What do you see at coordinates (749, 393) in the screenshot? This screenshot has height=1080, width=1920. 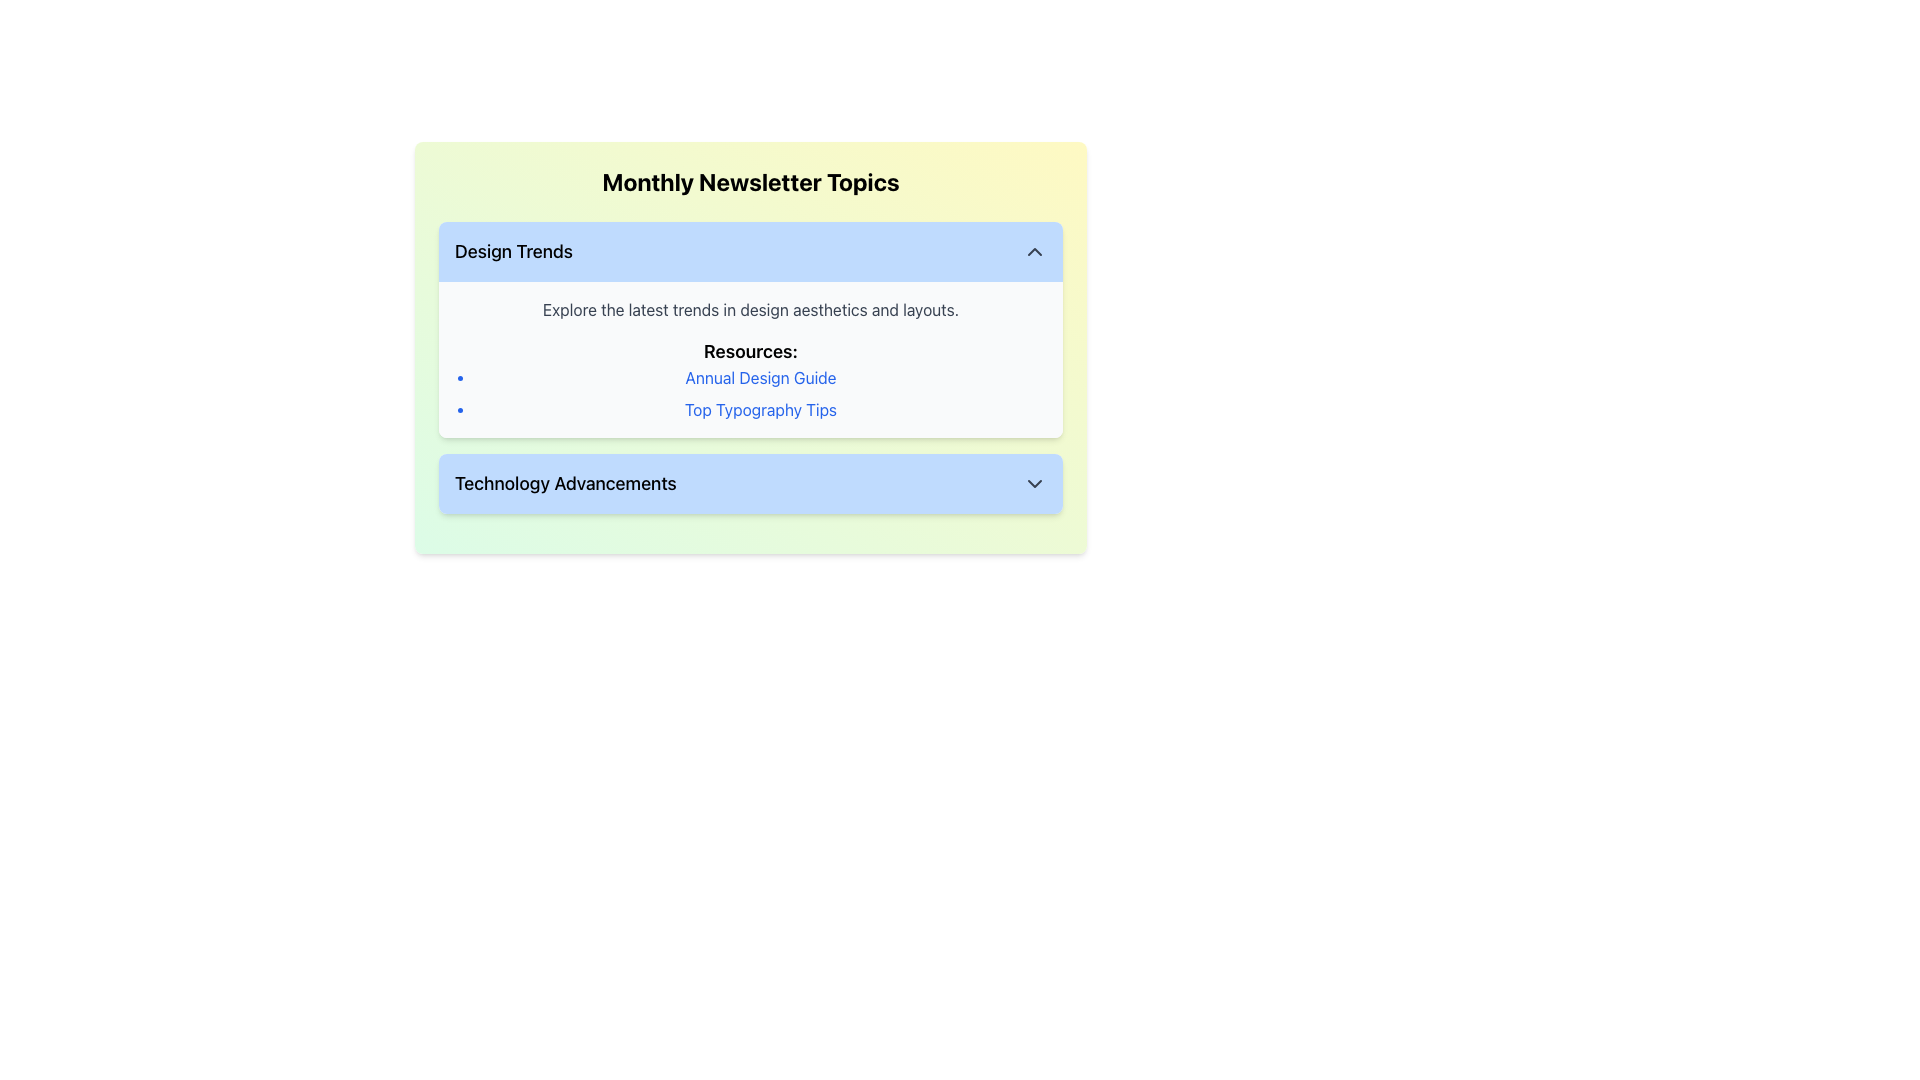 I see `the first item 'Annual Design Guide' in the unordered list located under the 'Resources' section` at bounding box center [749, 393].